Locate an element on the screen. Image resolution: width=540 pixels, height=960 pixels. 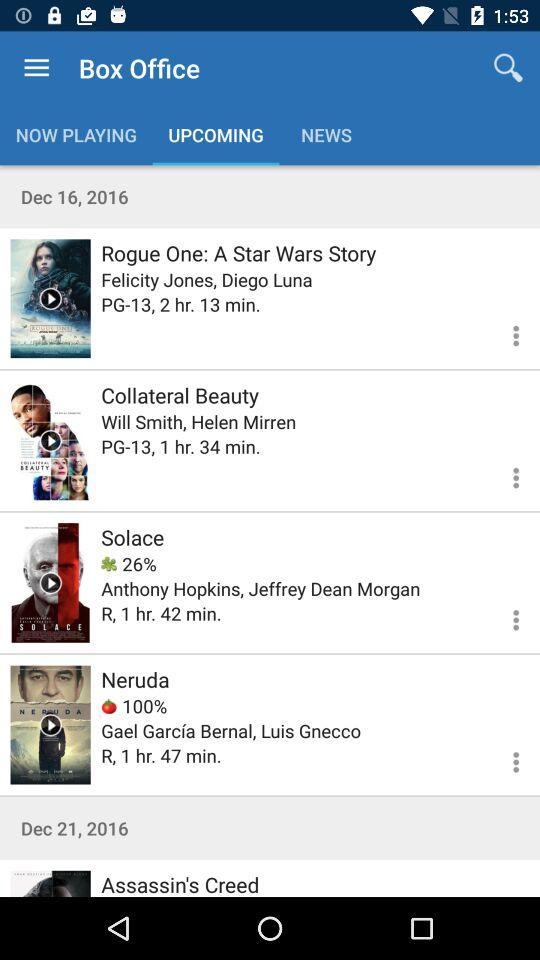
the felicity jones diego icon is located at coordinates (205, 278).